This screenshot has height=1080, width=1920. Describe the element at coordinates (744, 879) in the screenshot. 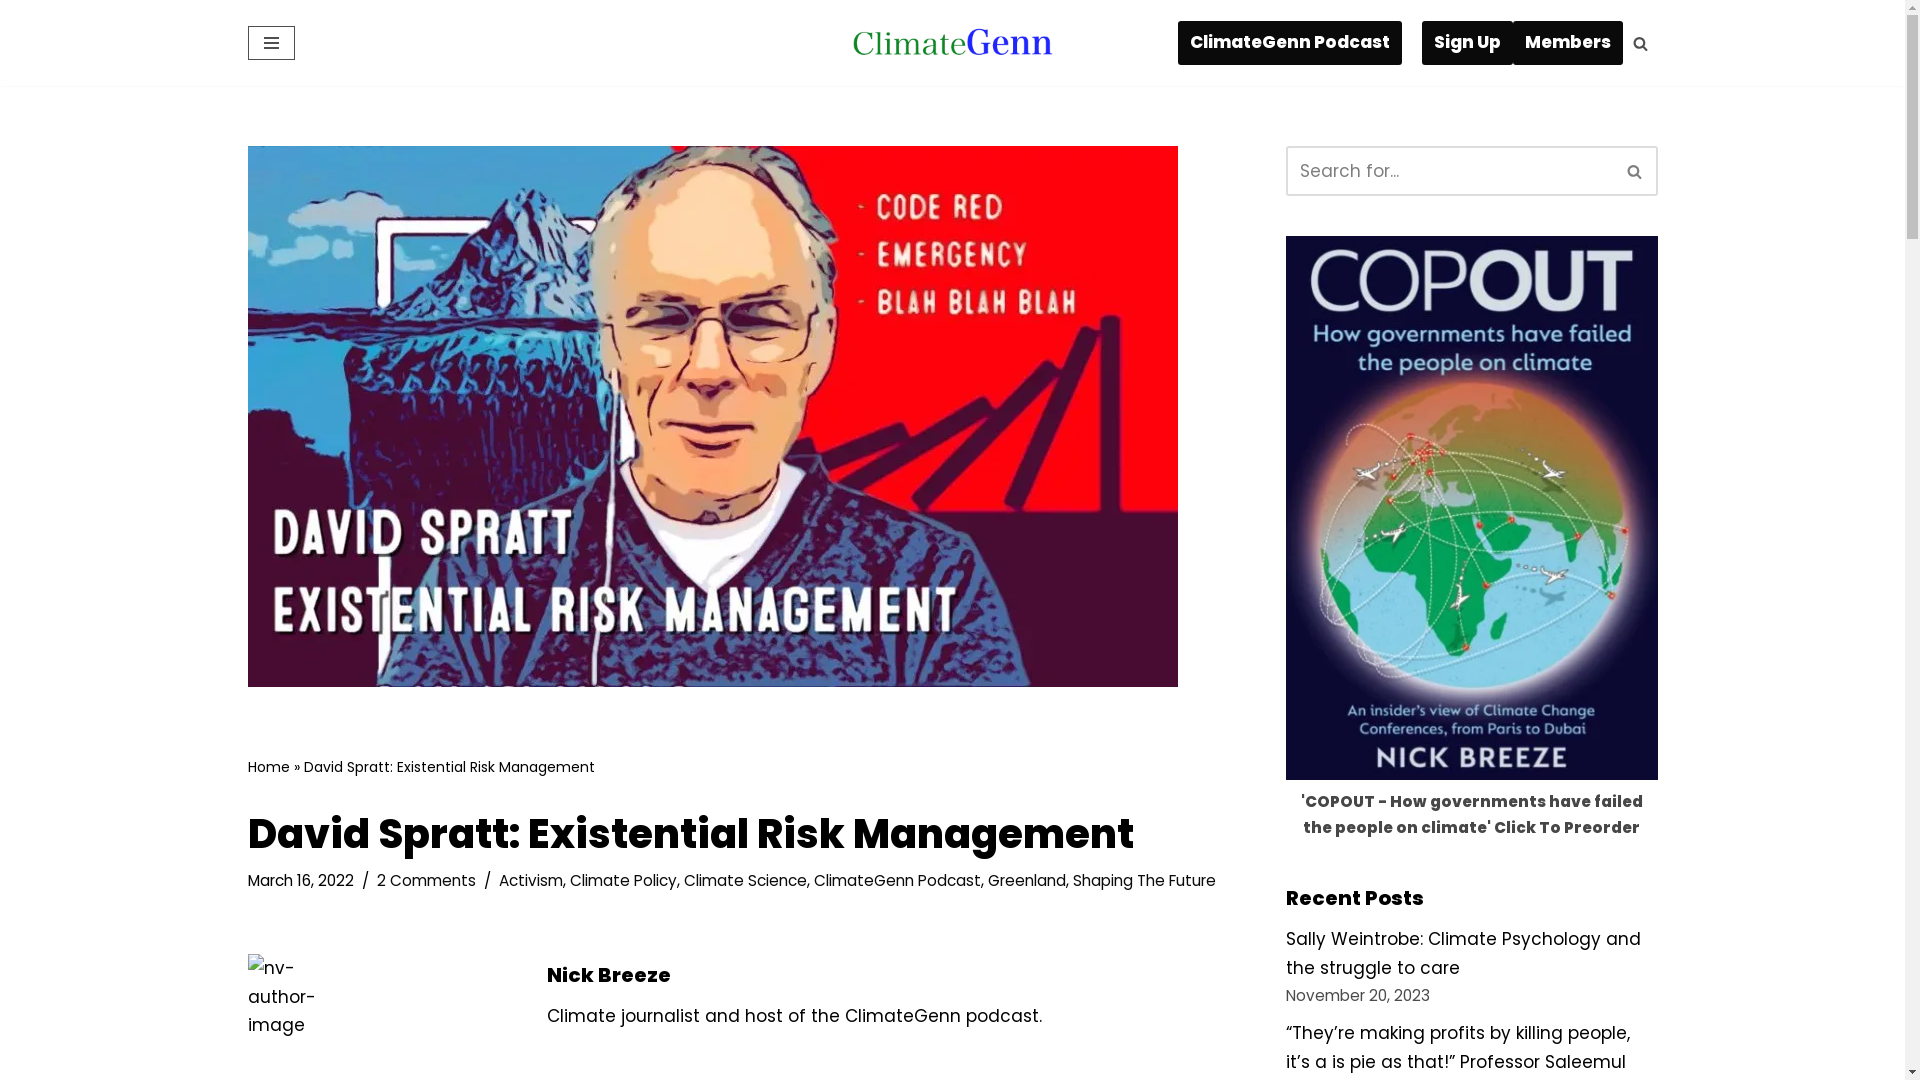

I see `'Climate Science'` at that location.